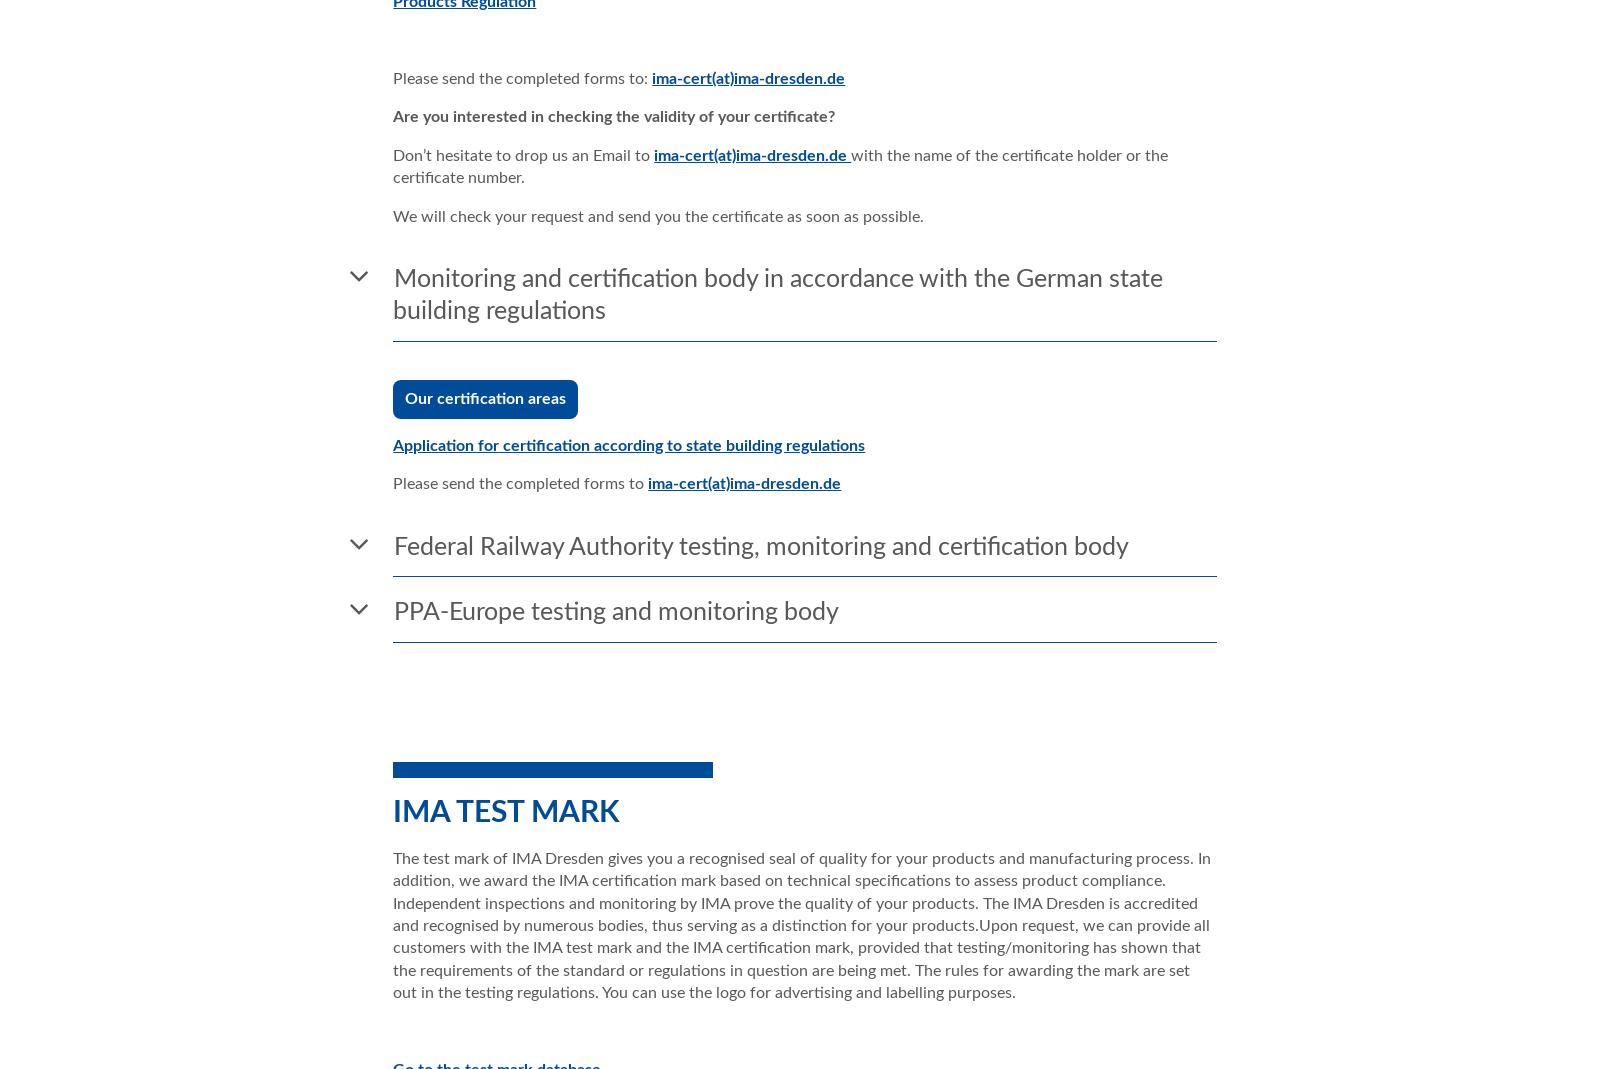 This screenshot has width=1610, height=1069. I want to click on 'Federal Railway Authority testing, monitoring and certification body', so click(760, 546).